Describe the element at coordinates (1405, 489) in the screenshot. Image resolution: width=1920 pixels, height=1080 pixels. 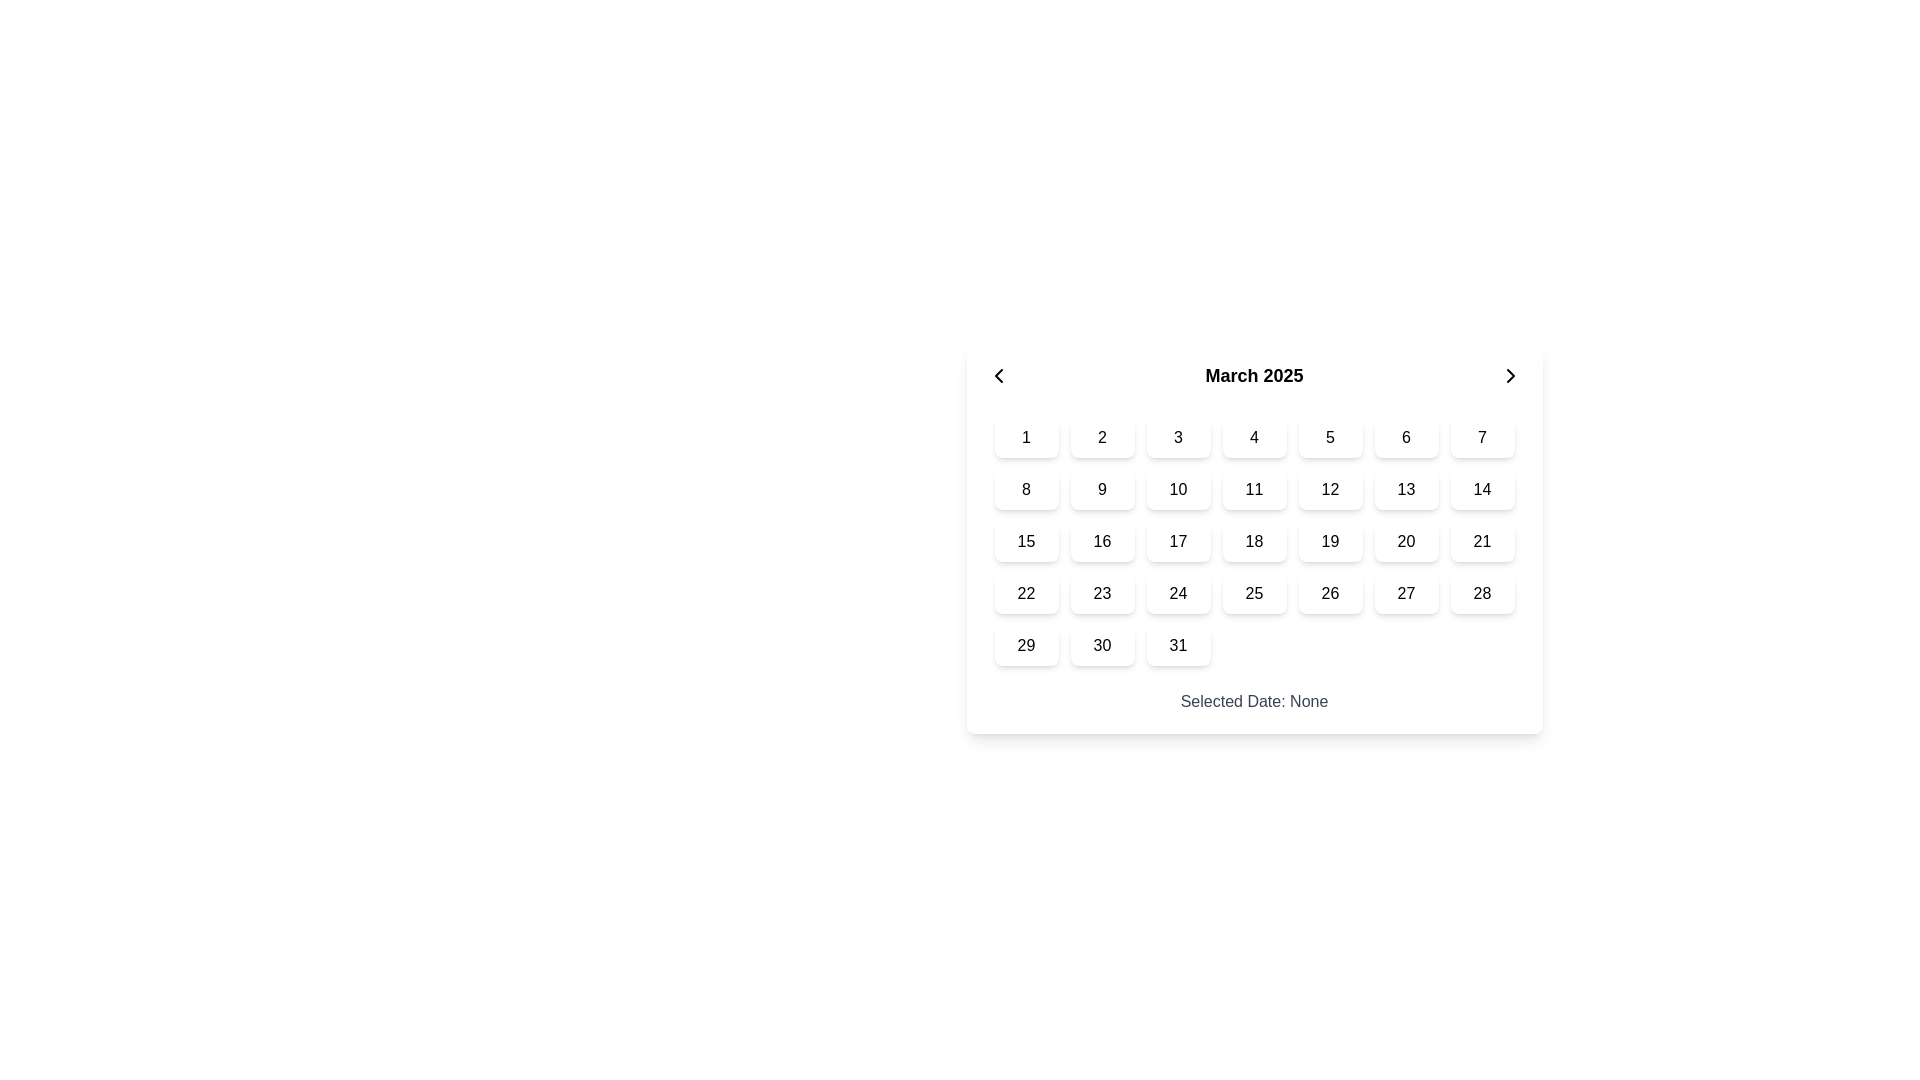
I see `the calendar date button displaying the bold number '13'` at that location.